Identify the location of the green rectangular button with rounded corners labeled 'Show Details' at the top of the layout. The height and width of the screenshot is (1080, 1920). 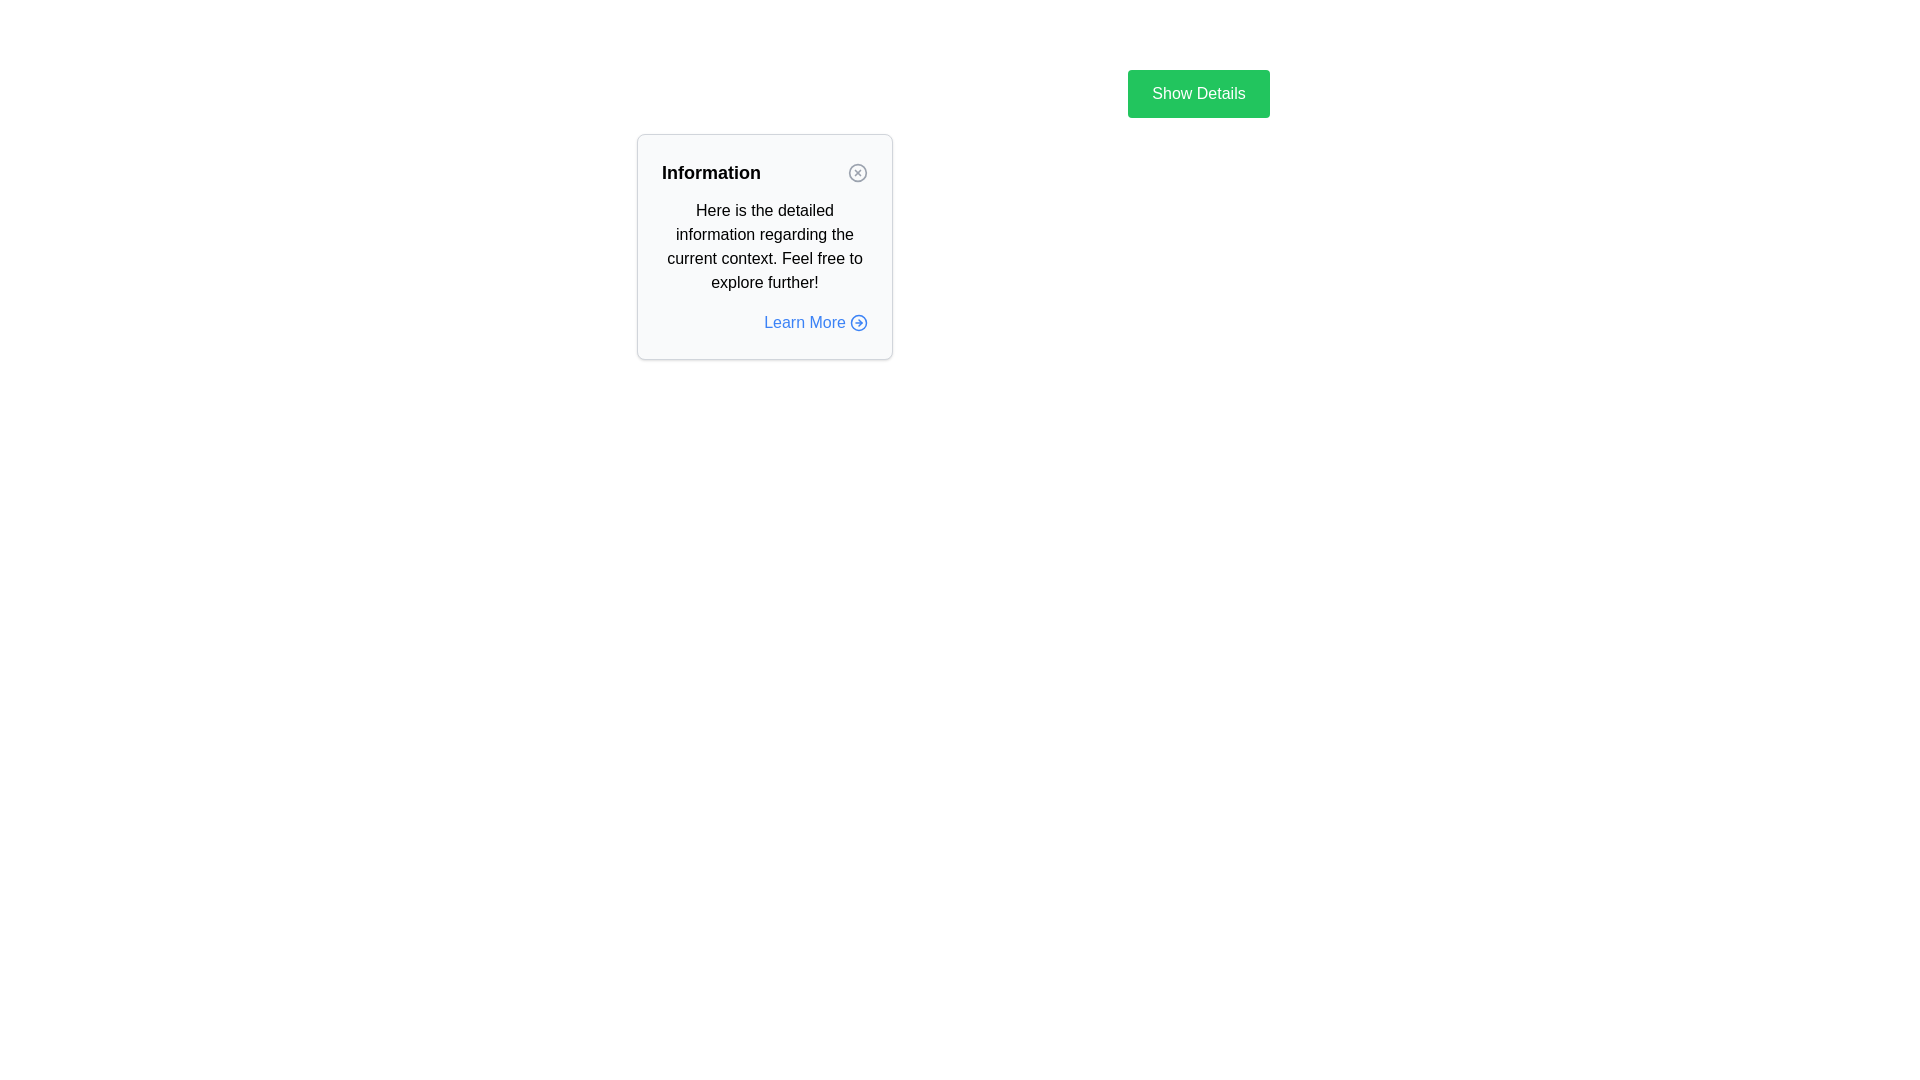
(1199, 93).